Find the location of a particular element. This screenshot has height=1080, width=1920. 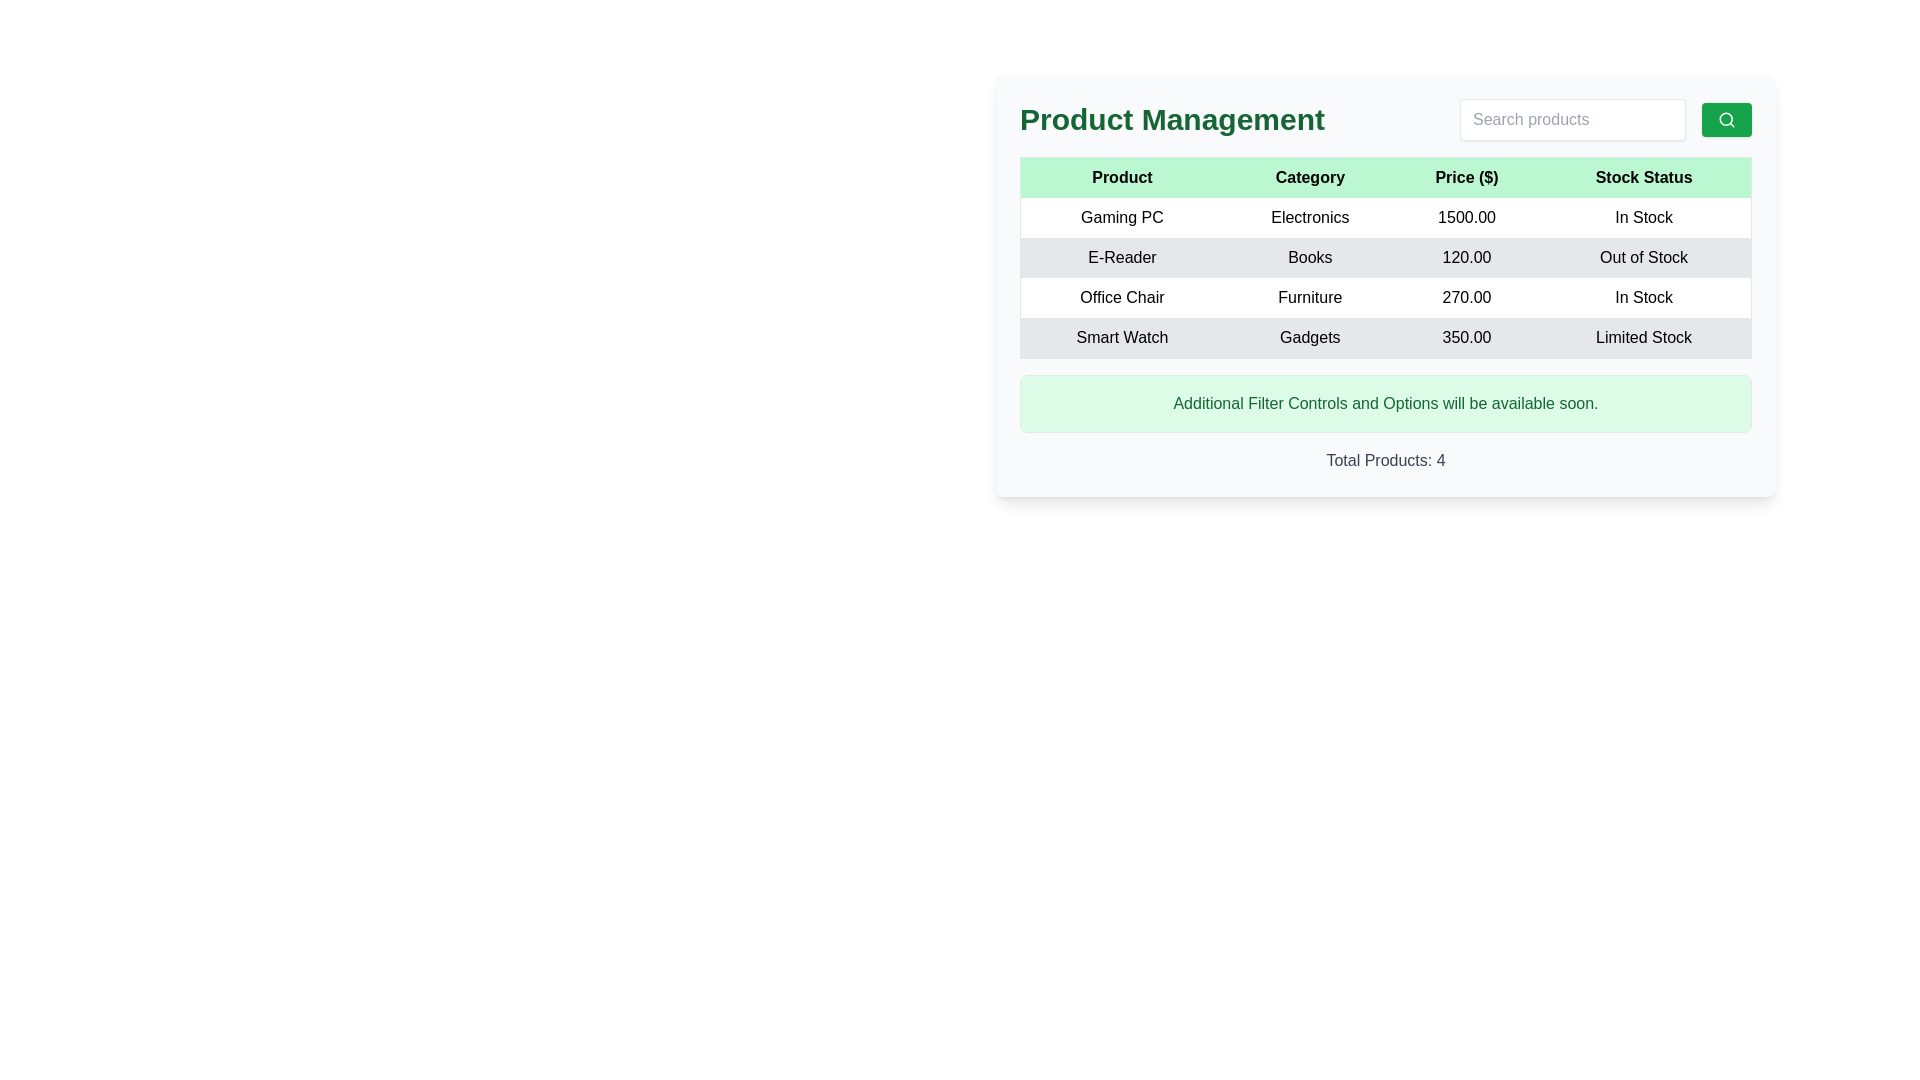

the Text Label displaying 'Total Products: 4' which is styled in dark gray and positioned below the green-highlighted message about additional filter controls is located at coordinates (1385, 461).